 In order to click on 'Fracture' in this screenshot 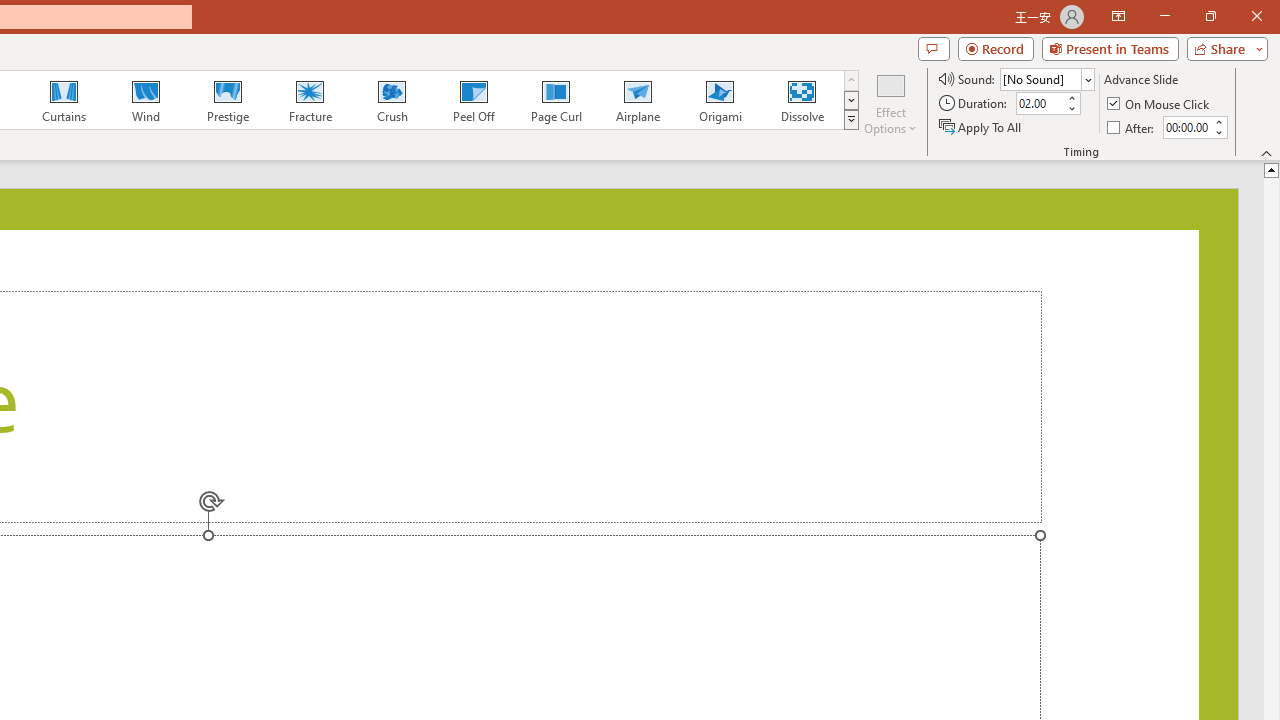, I will do `click(308, 100)`.